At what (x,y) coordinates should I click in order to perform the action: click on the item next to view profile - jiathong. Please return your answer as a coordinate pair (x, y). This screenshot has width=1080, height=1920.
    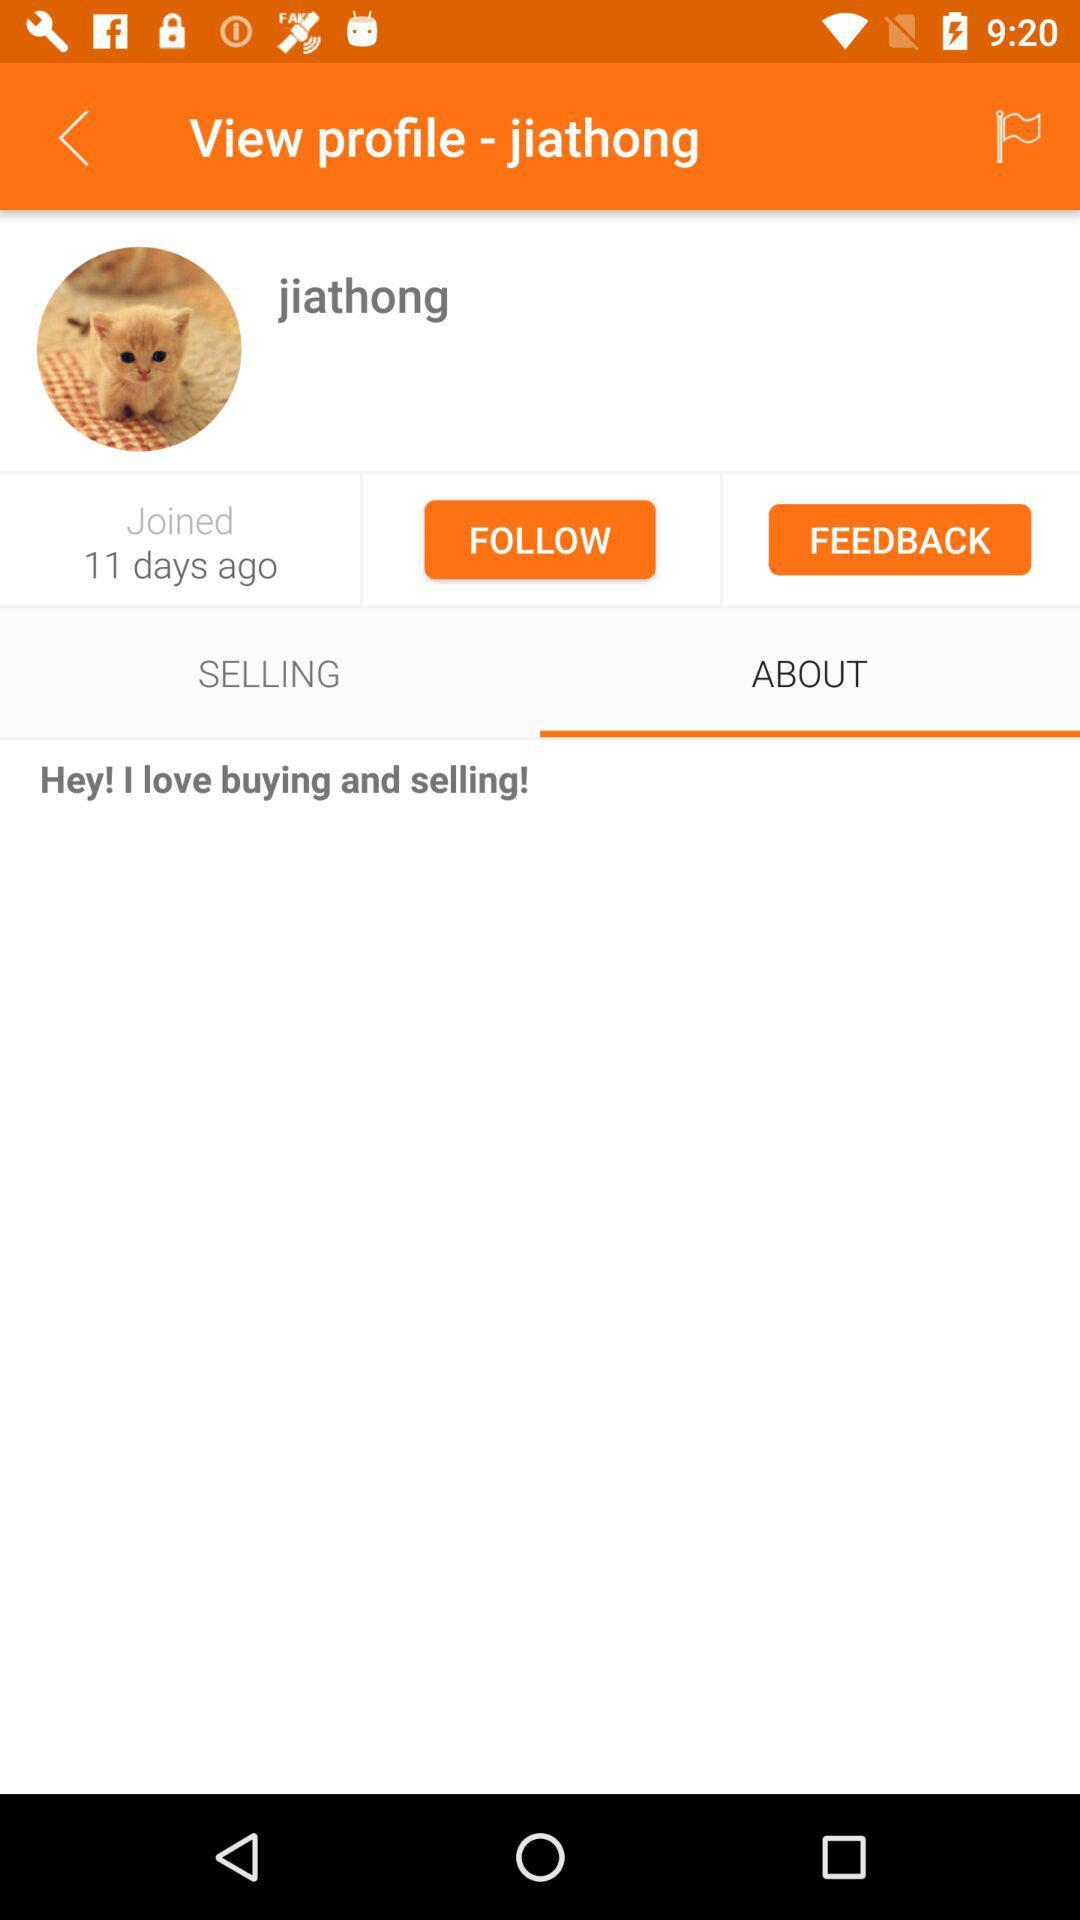
    Looking at the image, I should click on (1017, 135).